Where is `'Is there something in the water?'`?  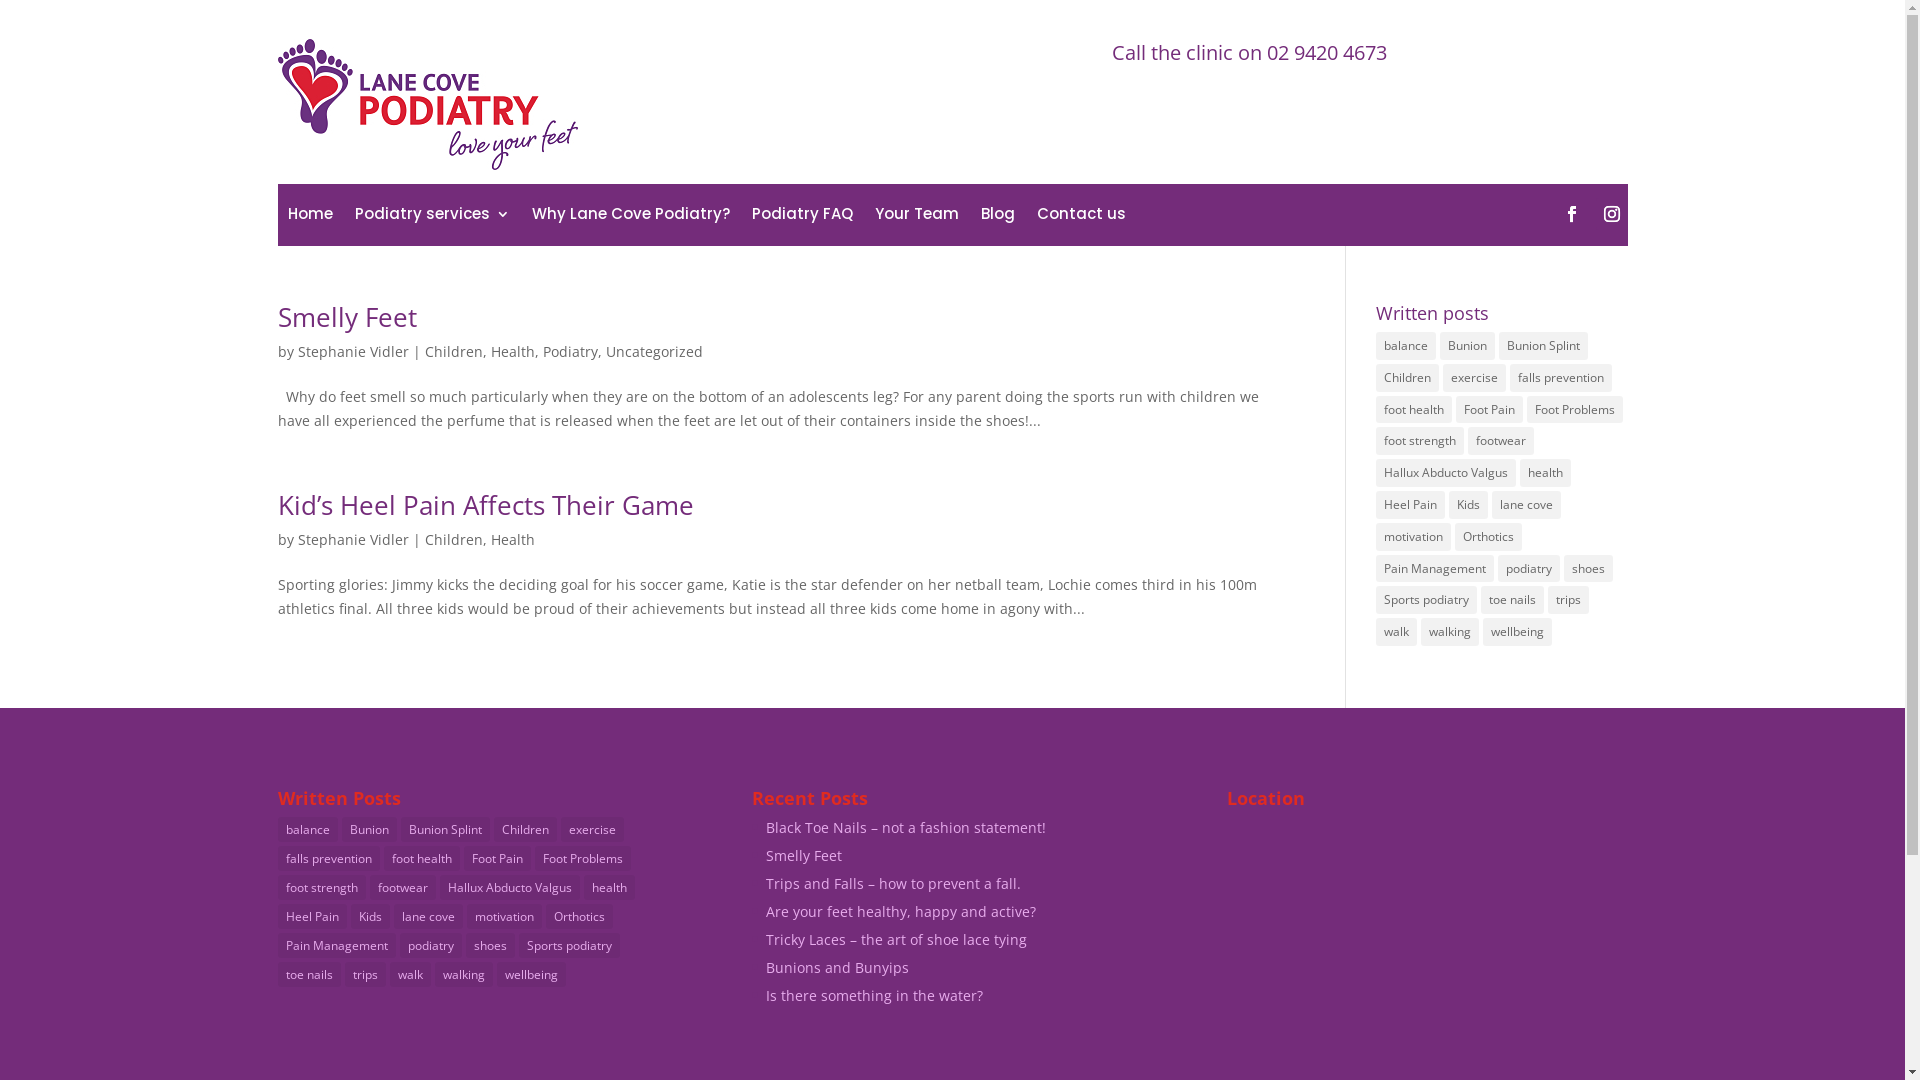
'Is there something in the water?' is located at coordinates (874, 995).